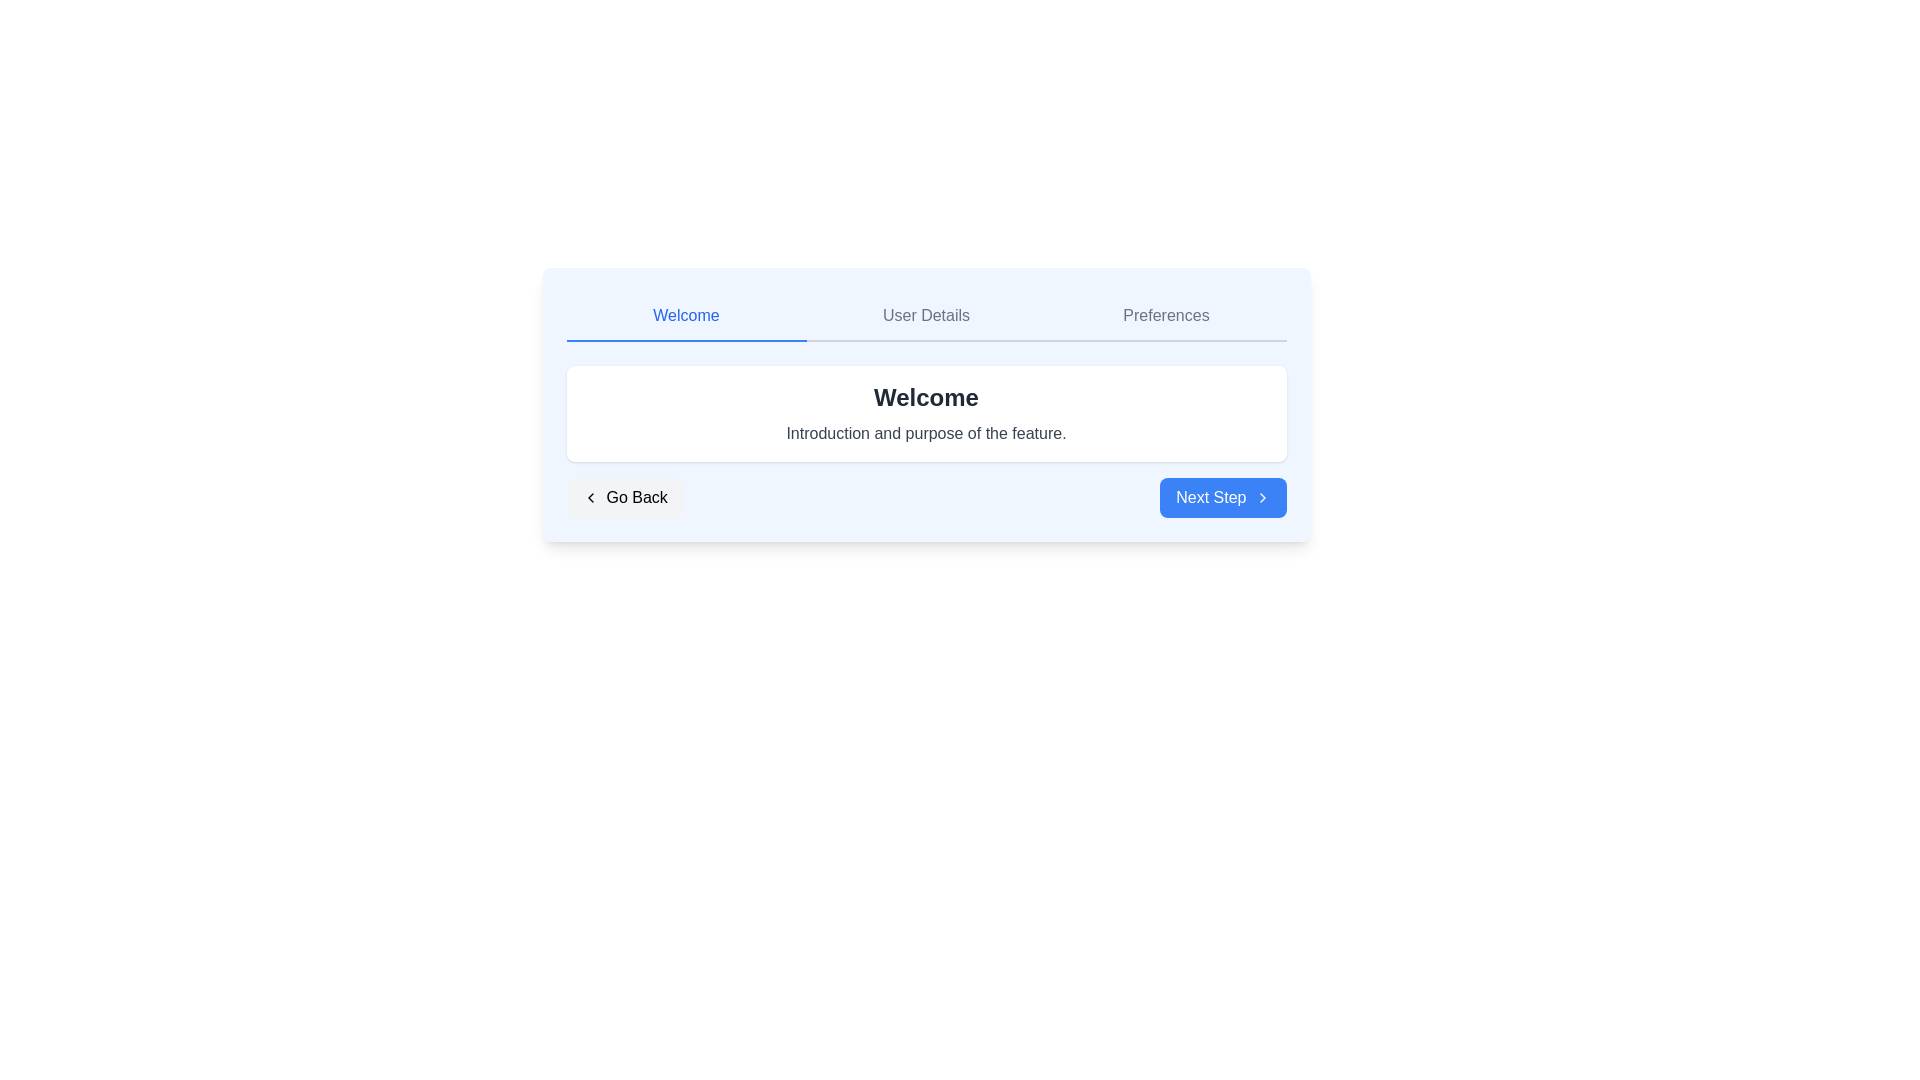 The width and height of the screenshot is (1920, 1080). Describe the element at coordinates (925, 315) in the screenshot. I see `the 'User Details' tab, which is the second tab in a row of three, positioned between 'Welcome' and 'Preferences'` at that location.